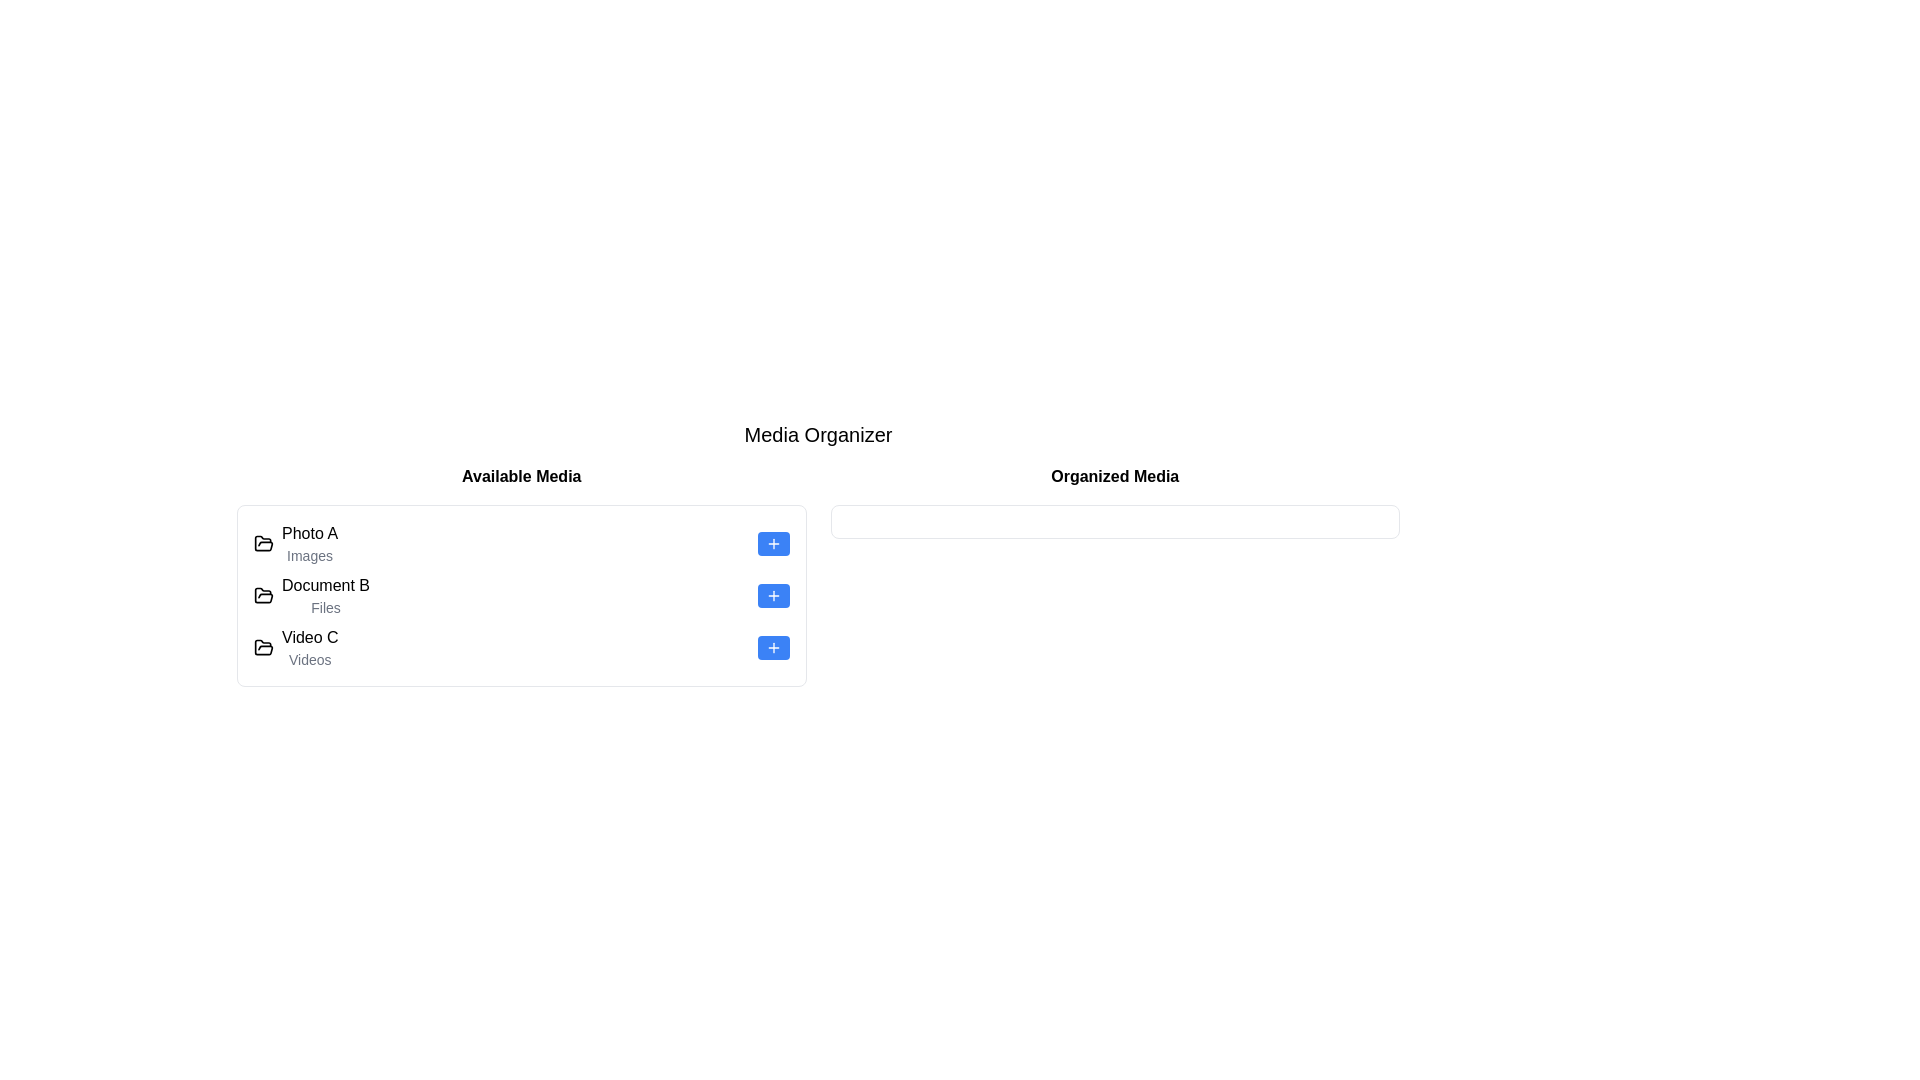  What do you see at coordinates (309, 637) in the screenshot?
I see `the text label reading 'Video C' which is positioned in the third row of the 'Available Media' section, beneath 'Document B' and 'Photo A'` at bounding box center [309, 637].